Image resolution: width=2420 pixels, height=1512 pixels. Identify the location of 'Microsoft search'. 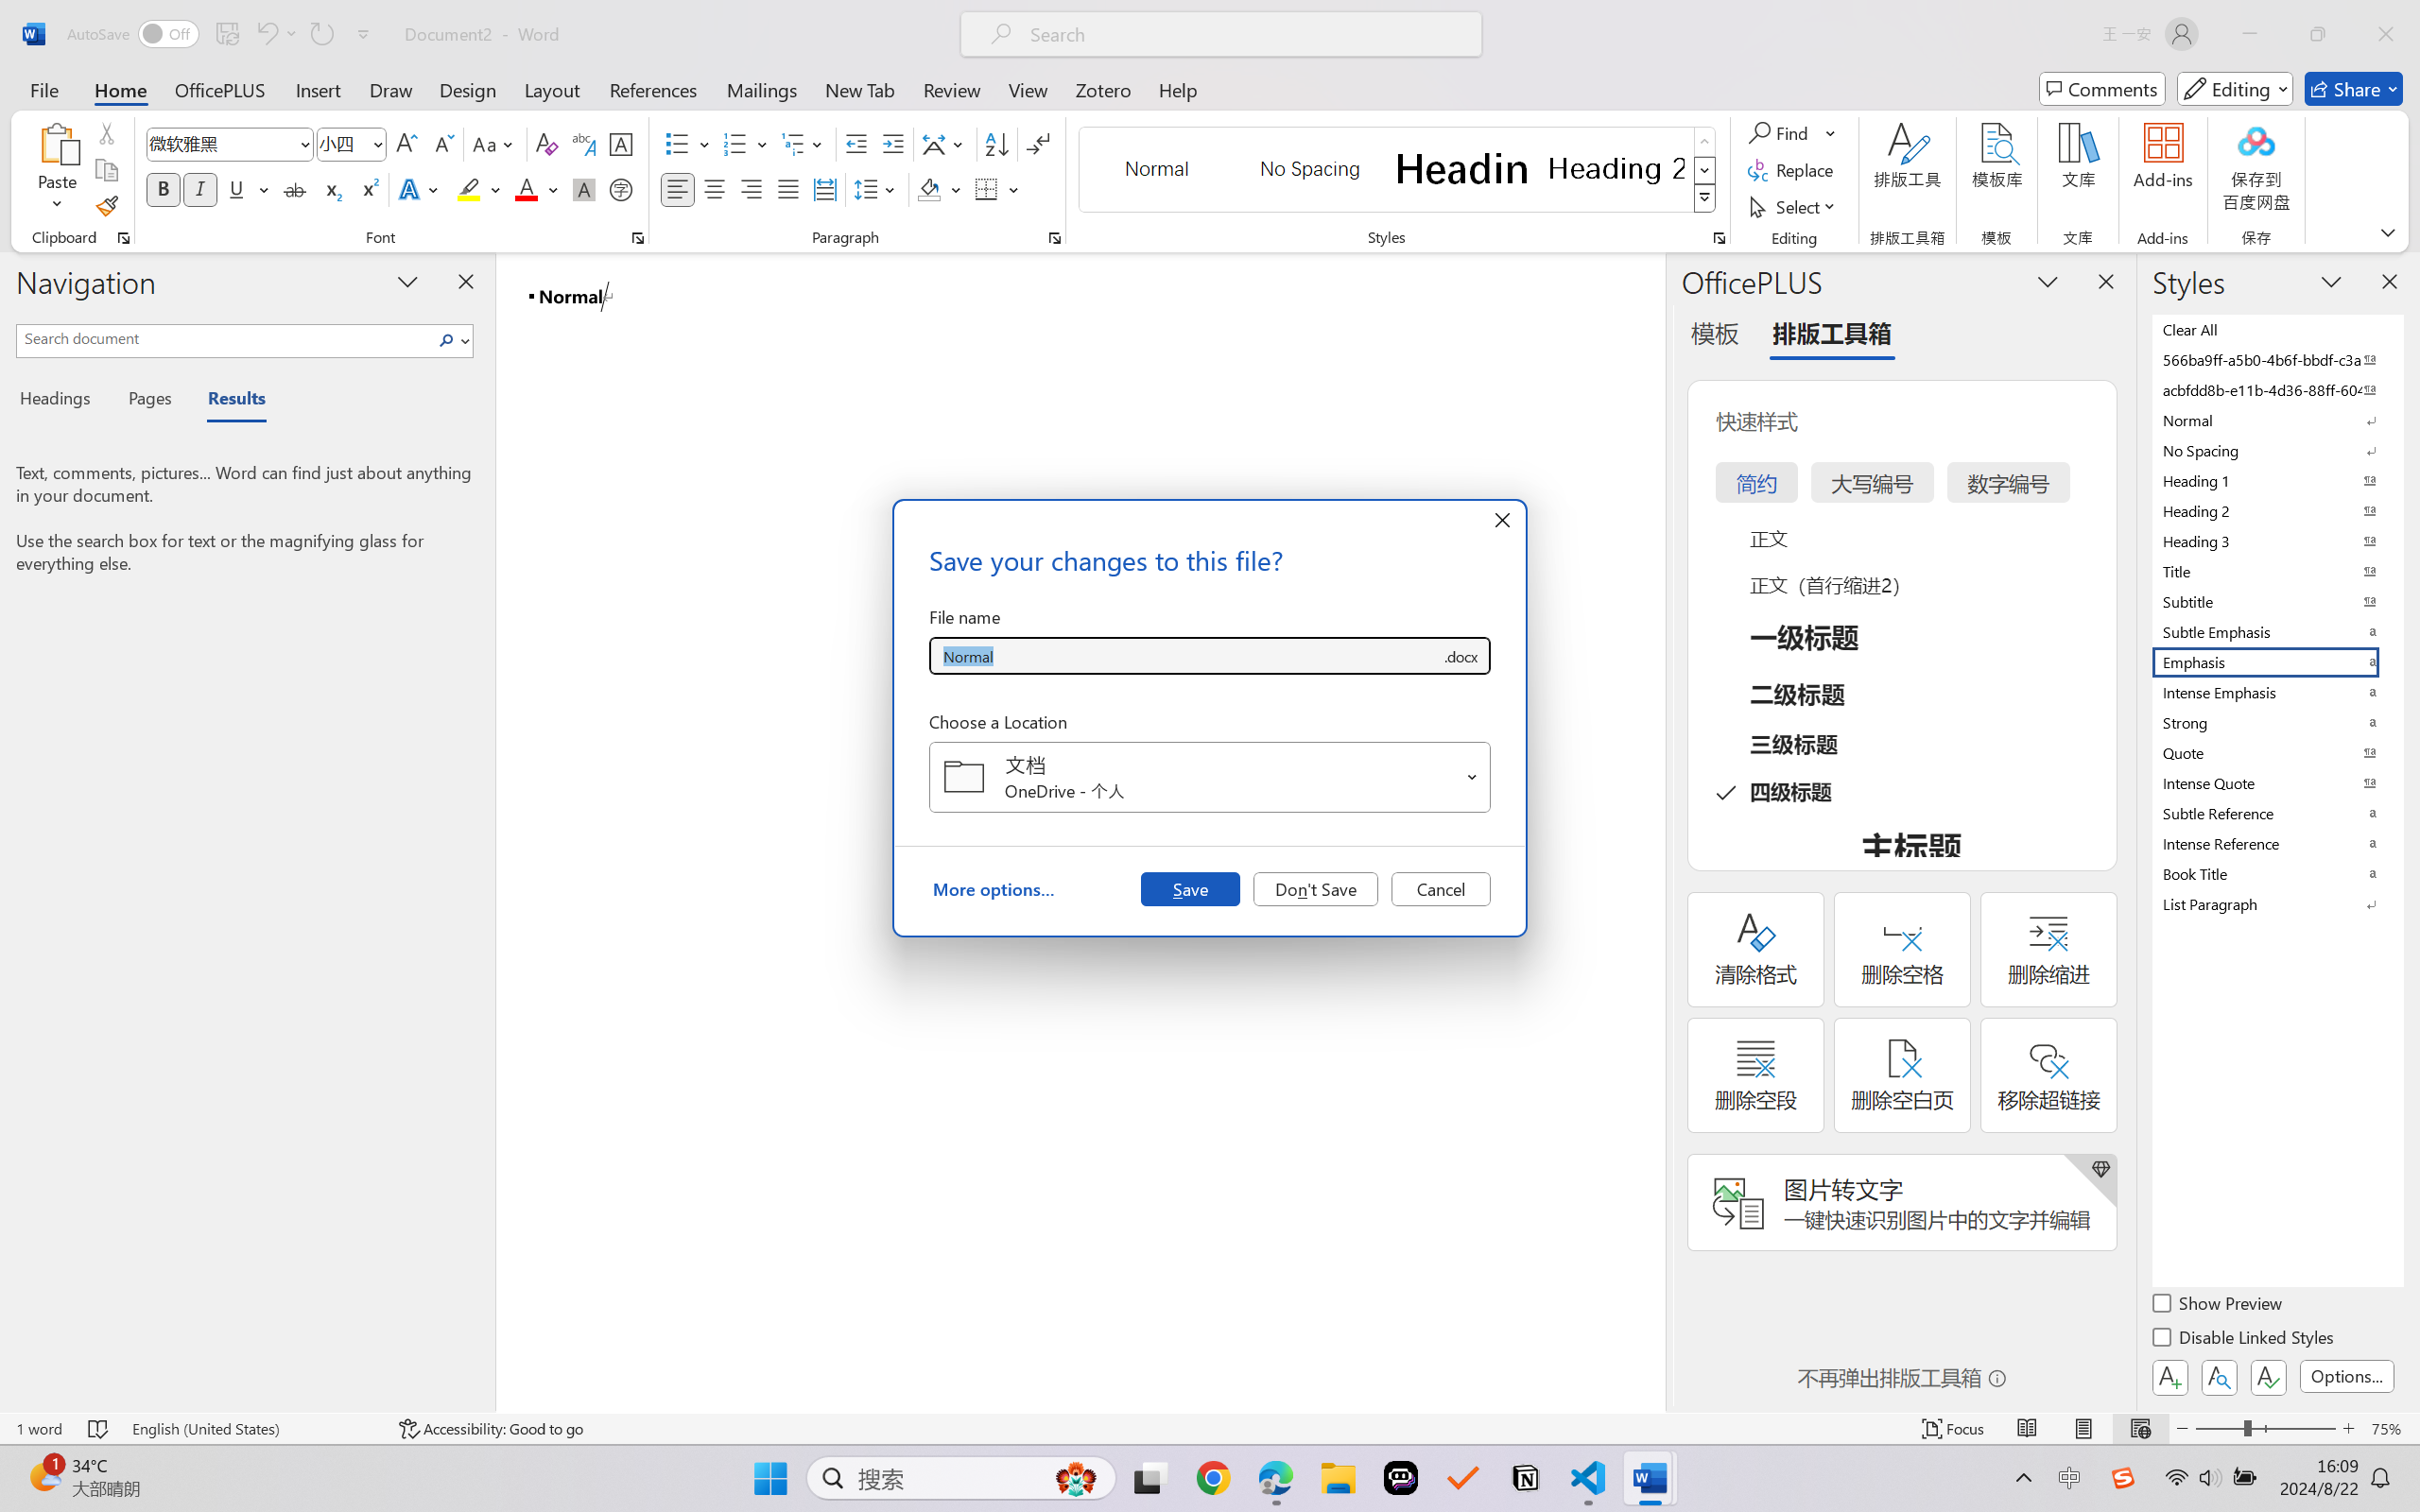
(1246, 33).